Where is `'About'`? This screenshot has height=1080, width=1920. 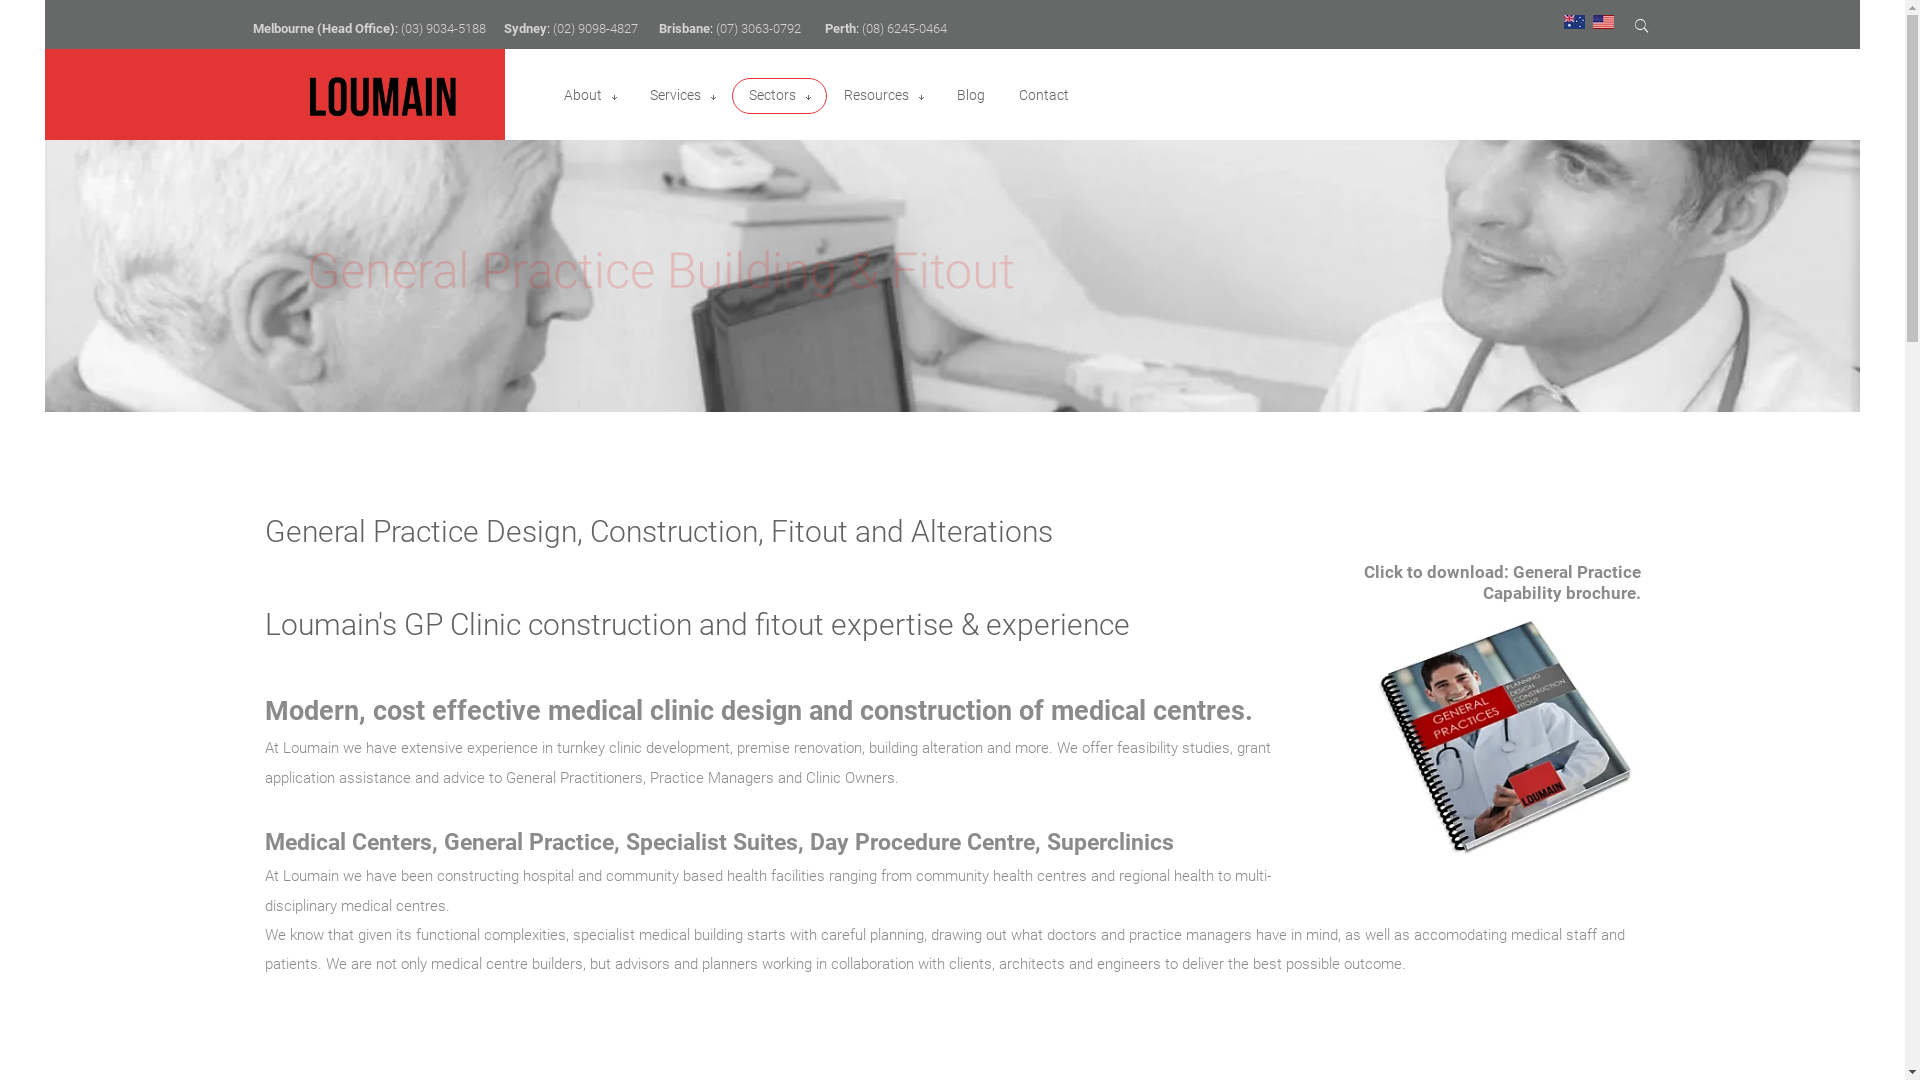 'About' is located at coordinates (581, 95).